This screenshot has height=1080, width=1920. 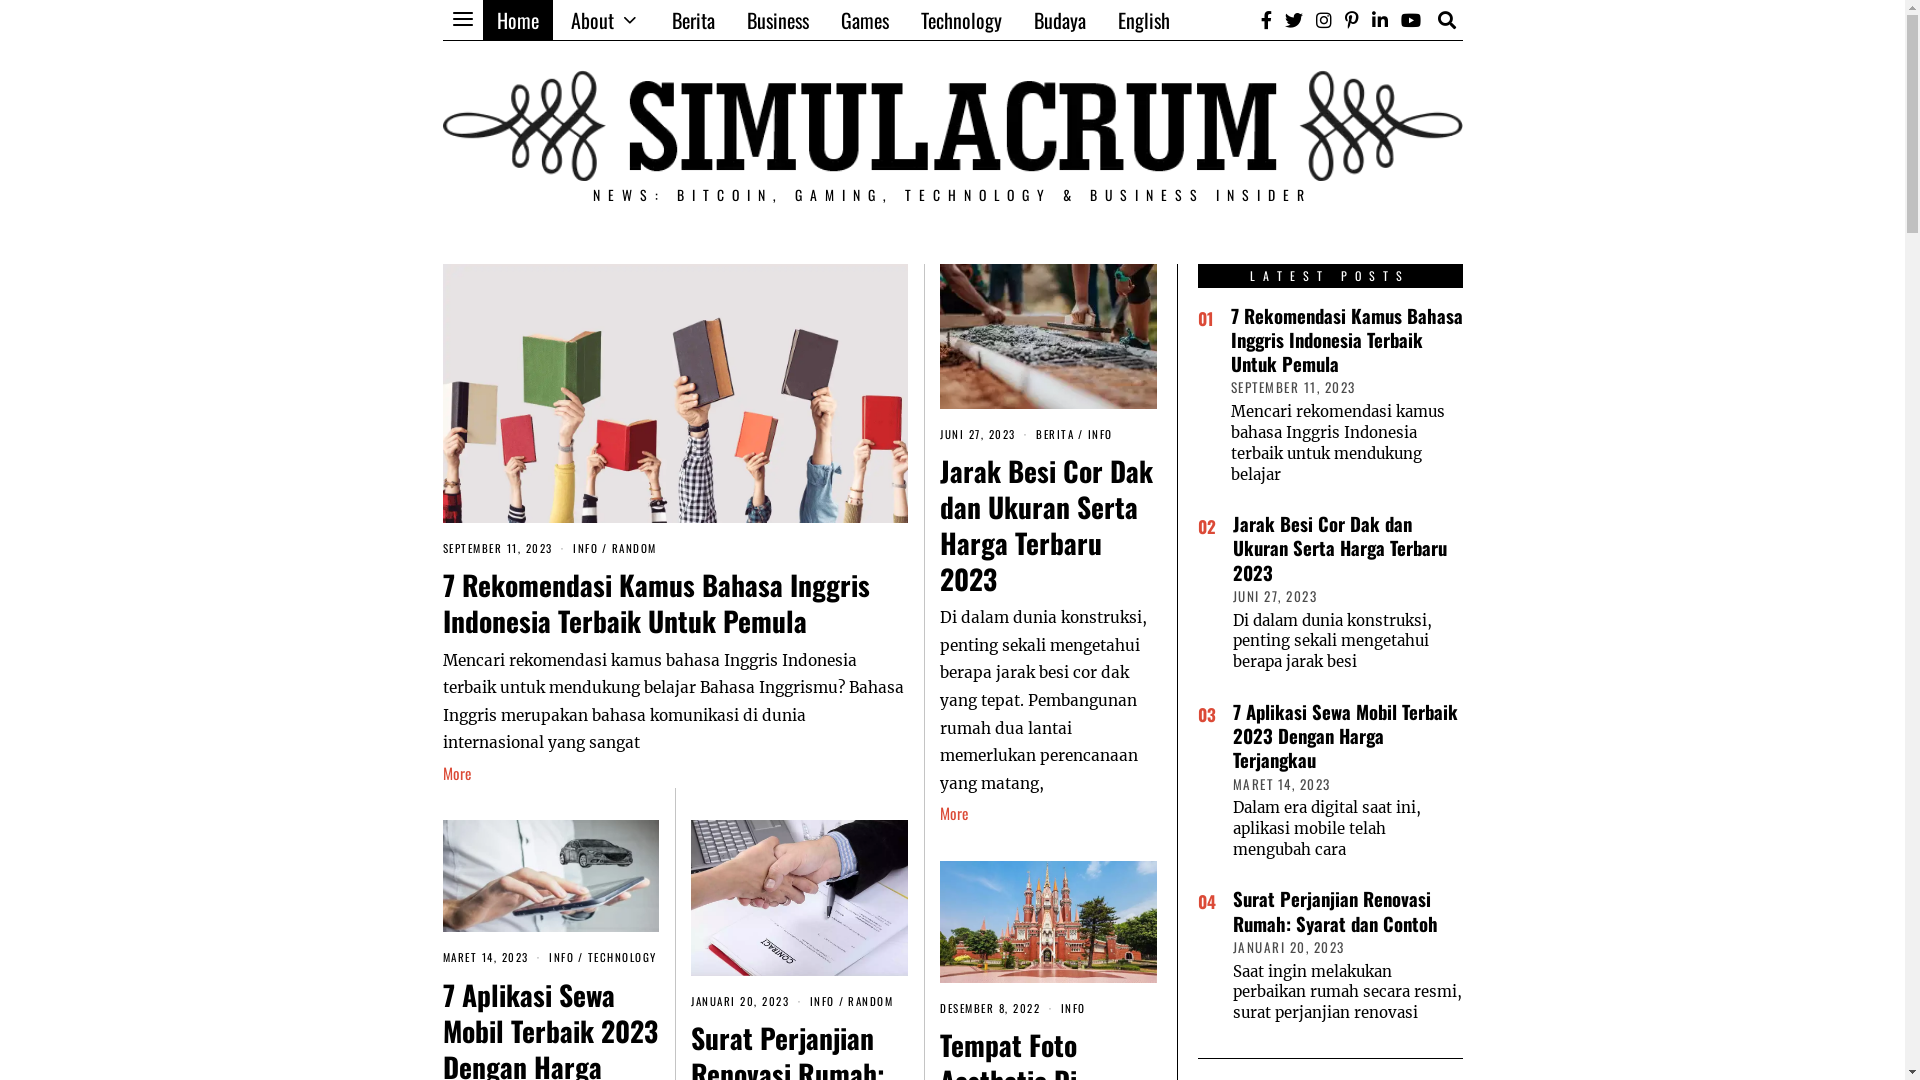 I want to click on 'Jarak Besi Cor Dak dan Ukuran Serta Harga Terbaru 2023', so click(x=1231, y=547).